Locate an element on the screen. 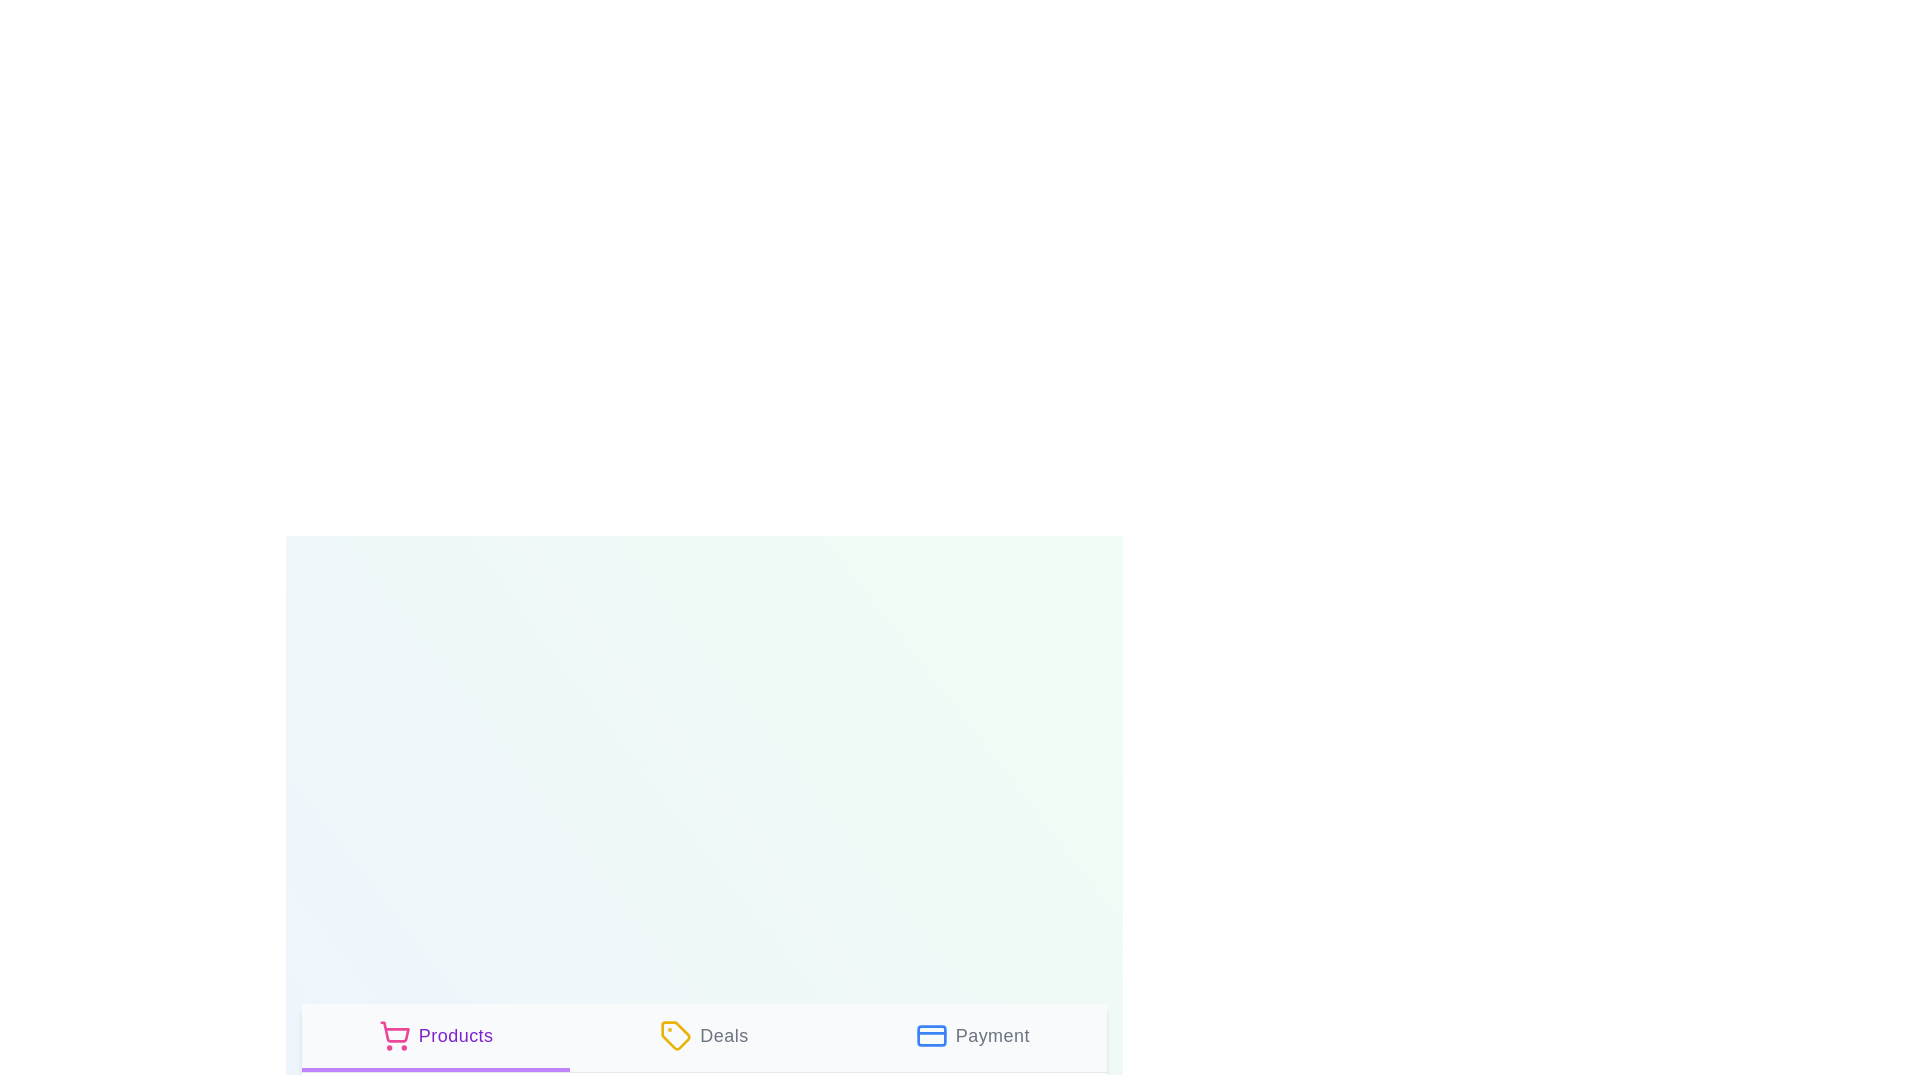 Image resolution: width=1920 pixels, height=1080 pixels. the Deals tab is located at coordinates (704, 1036).